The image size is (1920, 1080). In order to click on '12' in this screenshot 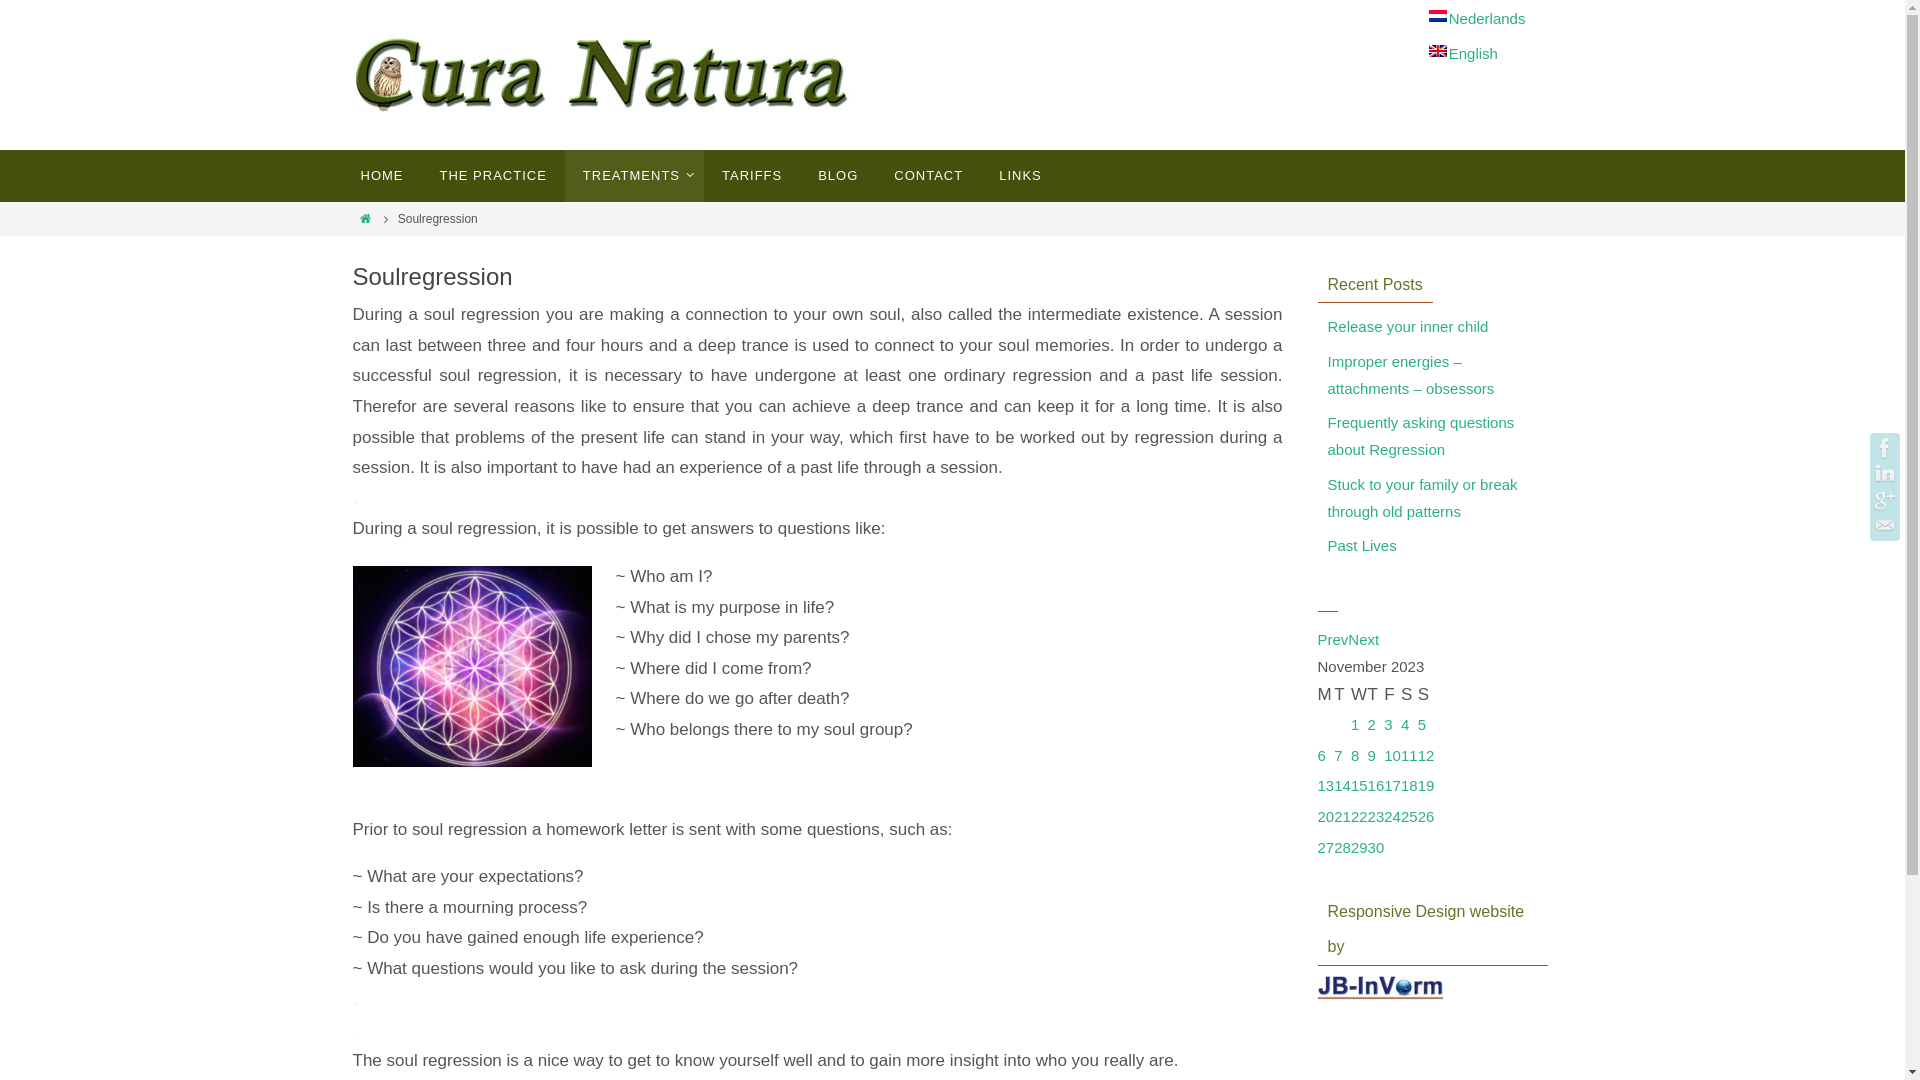, I will do `click(1416, 756)`.